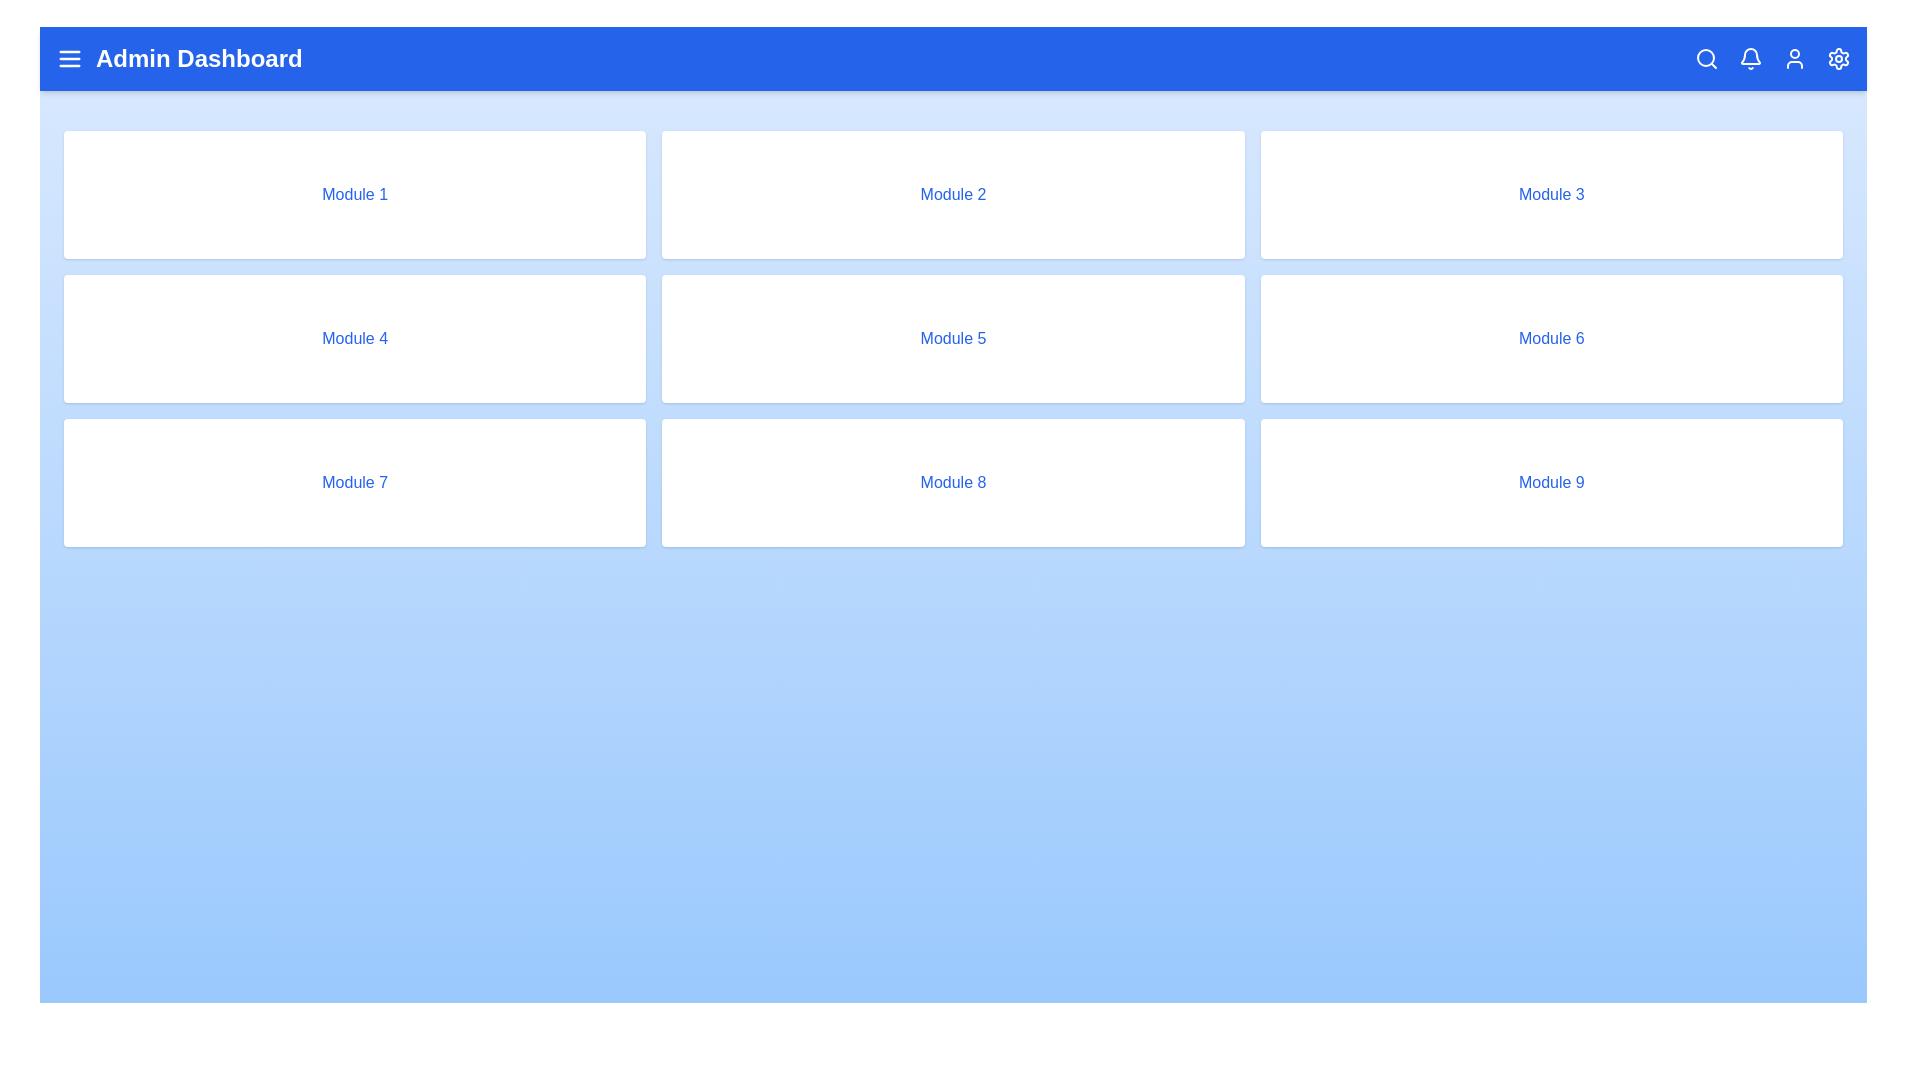 Image resolution: width=1920 pixels, height=1080 pixels. What do you see at coordinates (1838, 57) in the screenshot?
I see `the settings icon in the top-right corner of the app bar to open the settings menu` at bounding box center [1838, 57].